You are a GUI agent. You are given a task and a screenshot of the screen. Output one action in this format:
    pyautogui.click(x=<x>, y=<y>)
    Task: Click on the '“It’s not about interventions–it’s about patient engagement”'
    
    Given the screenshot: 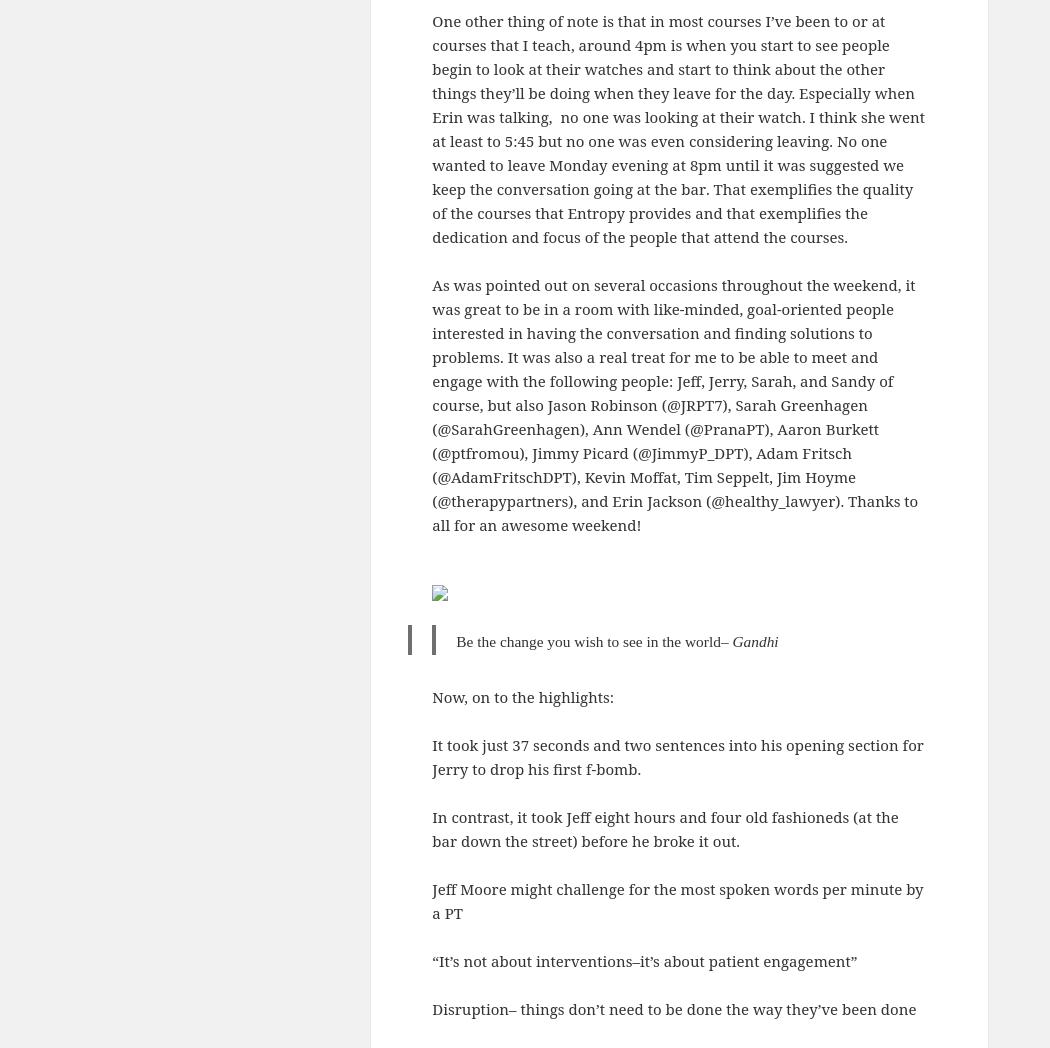 What is the action you would take?
    pyautogui.click(x=643, y=959)
    